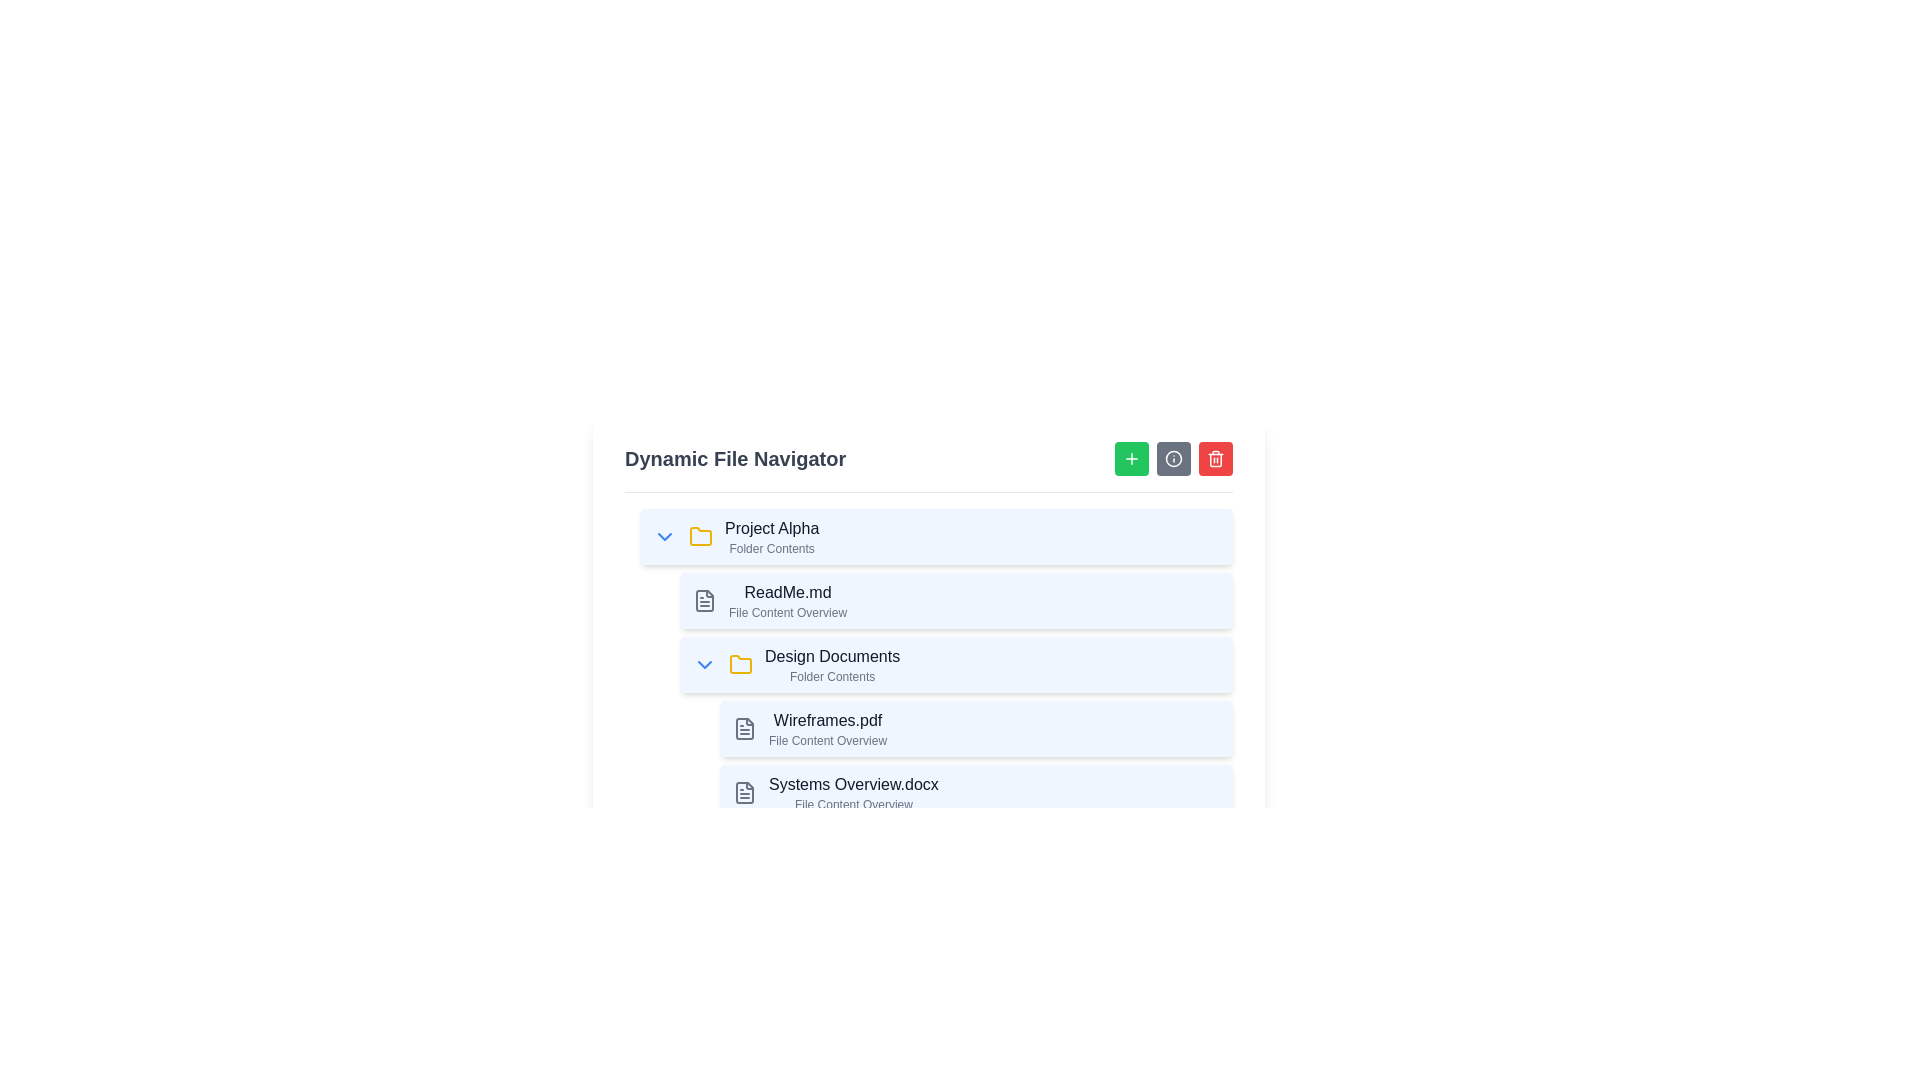 The image size is (1920, 1080). What do you see at coordinates (665, 535) in the screenshot?
I see `the chevron icon` at bounding box center [665, 535].